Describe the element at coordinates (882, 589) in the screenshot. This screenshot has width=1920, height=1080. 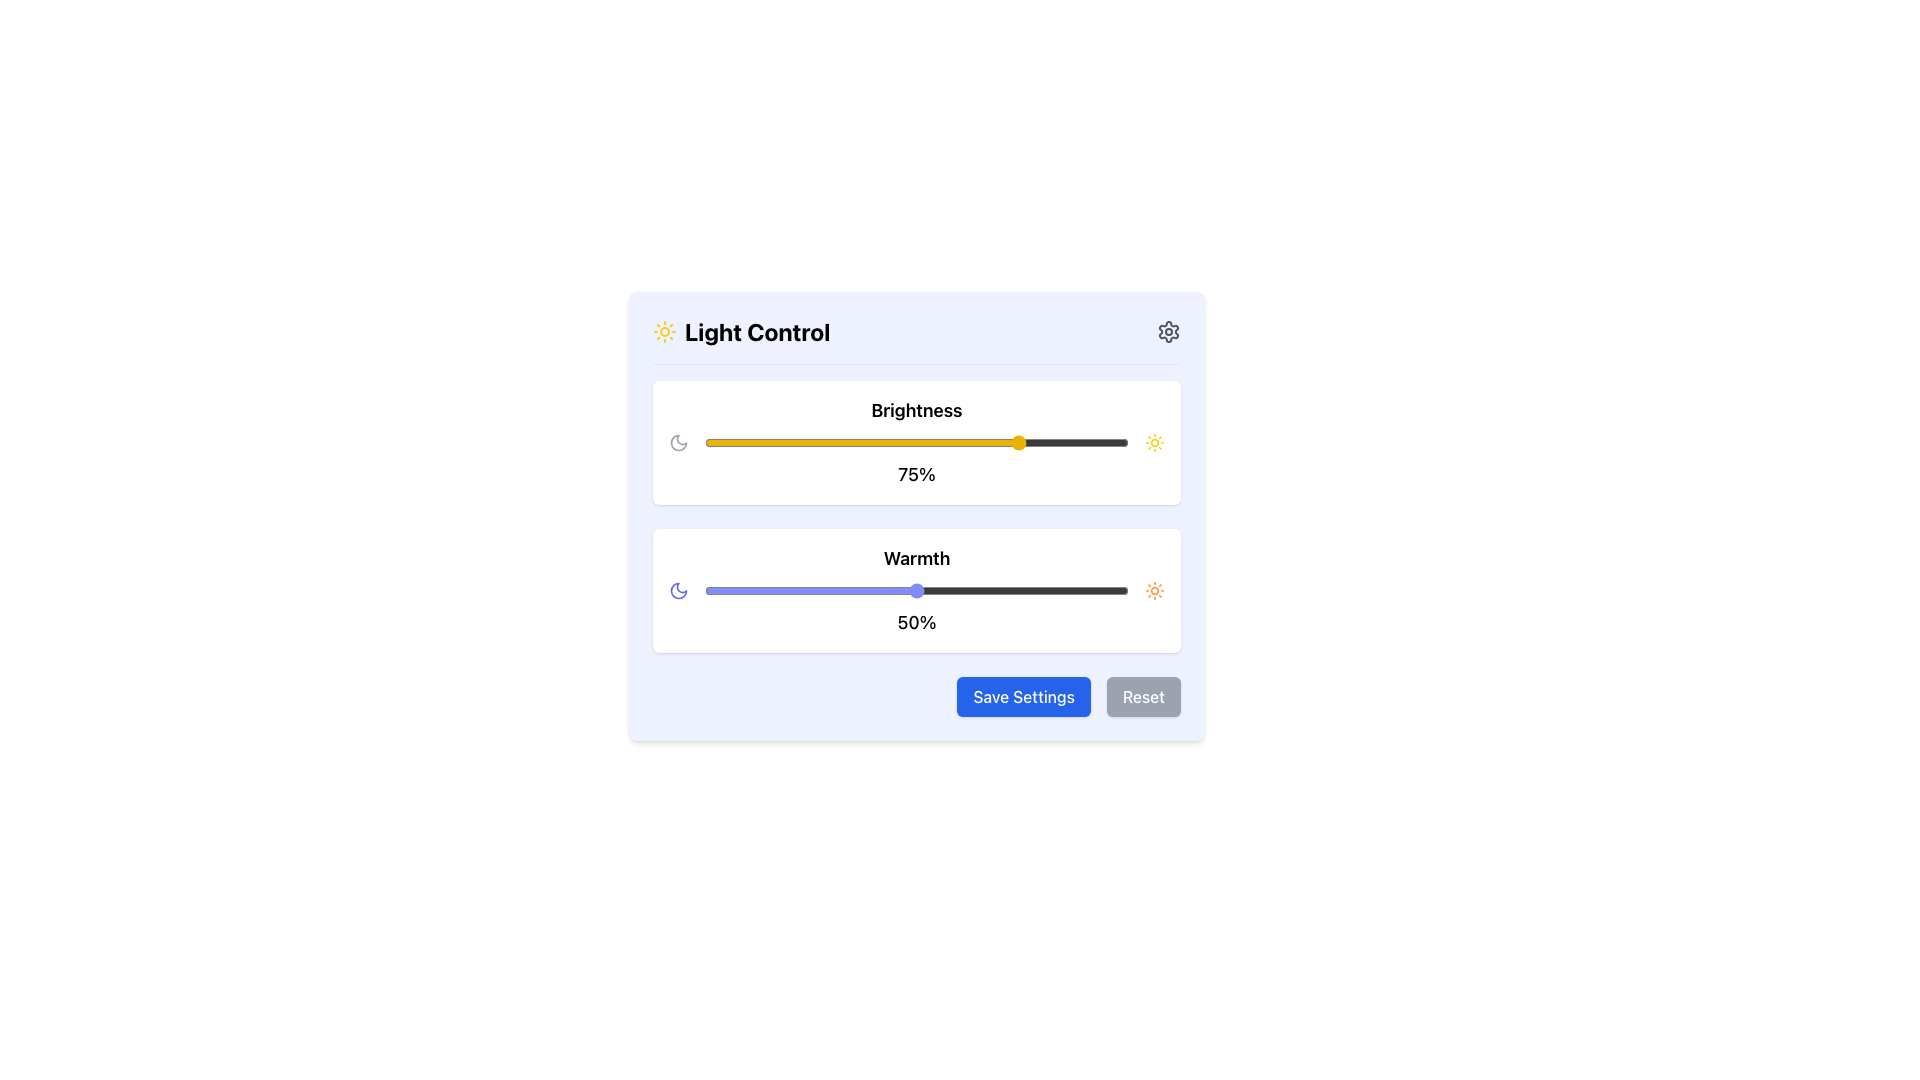
I see `the warmth level` at that location.